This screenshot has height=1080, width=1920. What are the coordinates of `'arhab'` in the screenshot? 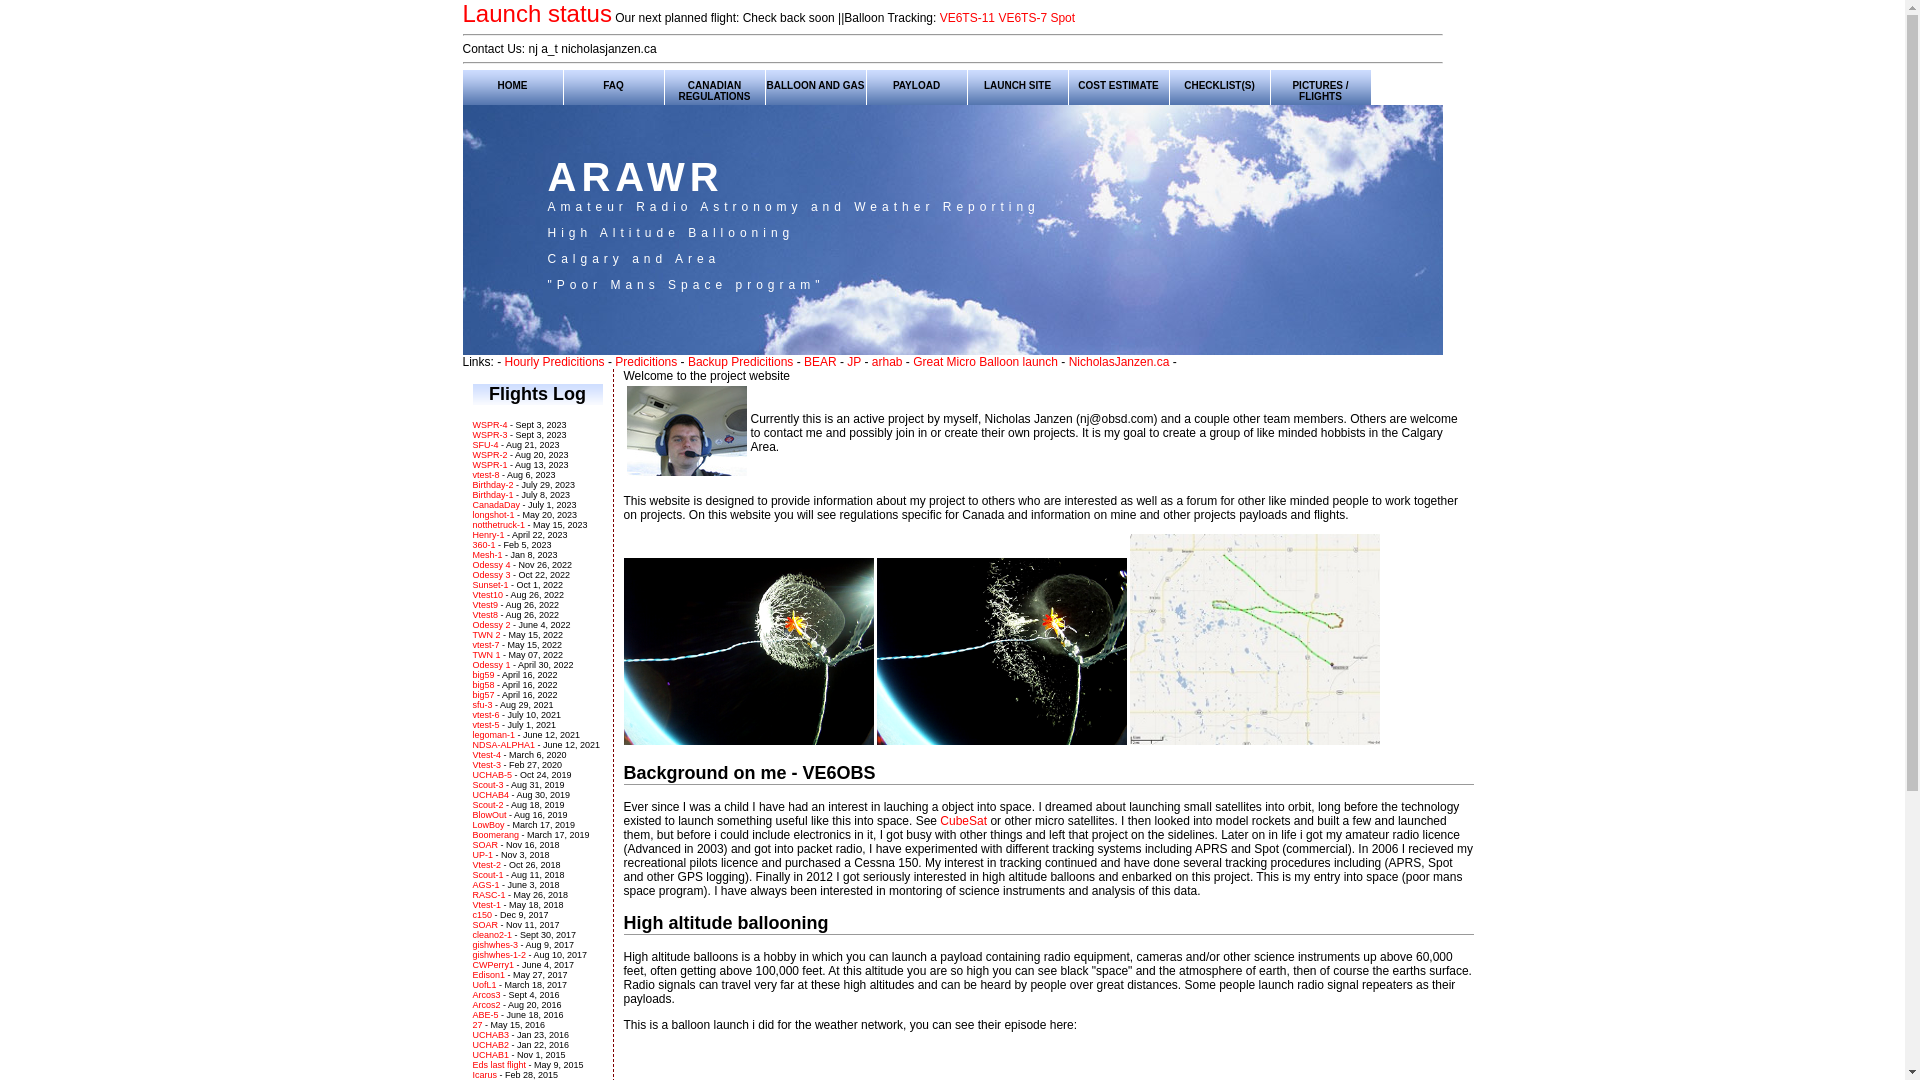 It's located at (886, 362).